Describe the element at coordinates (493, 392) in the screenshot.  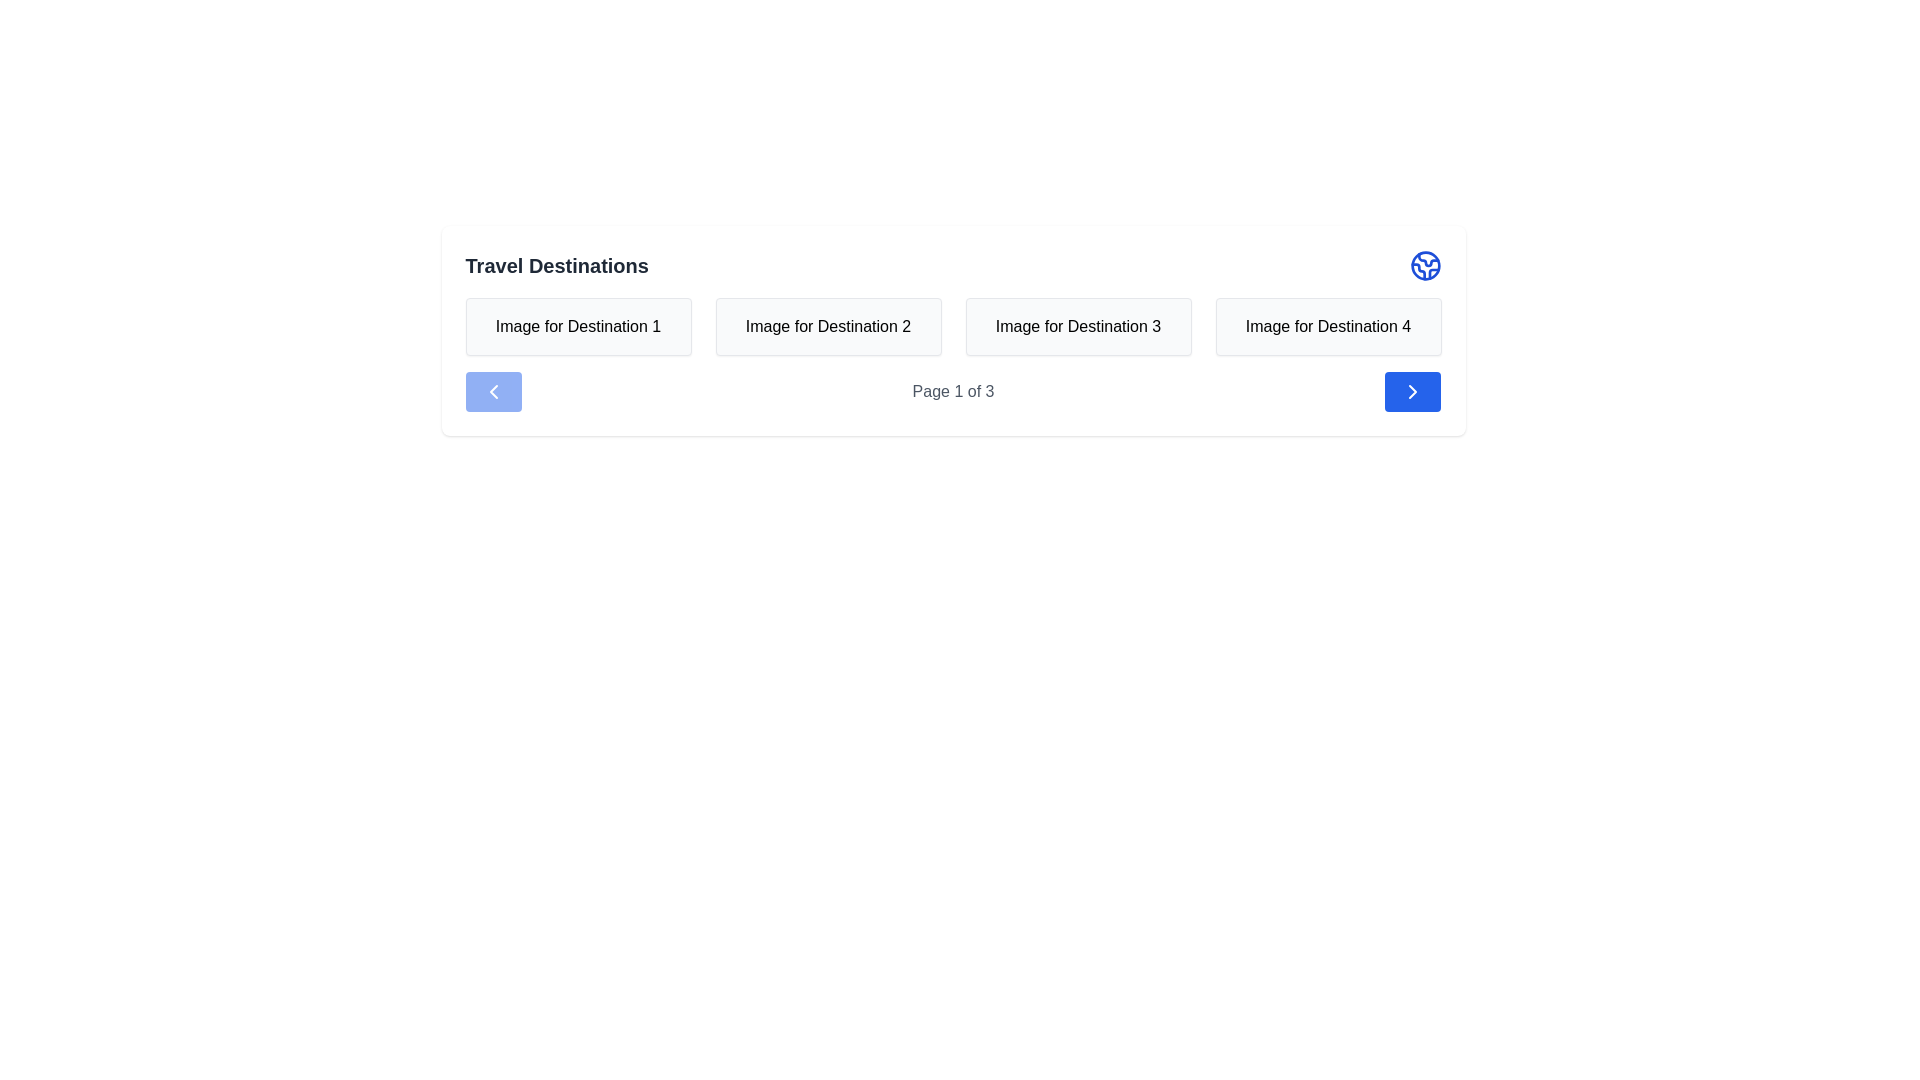
I see `the left chevron arrow icon located within the navigation button at the bottom left of the content section` at that location.